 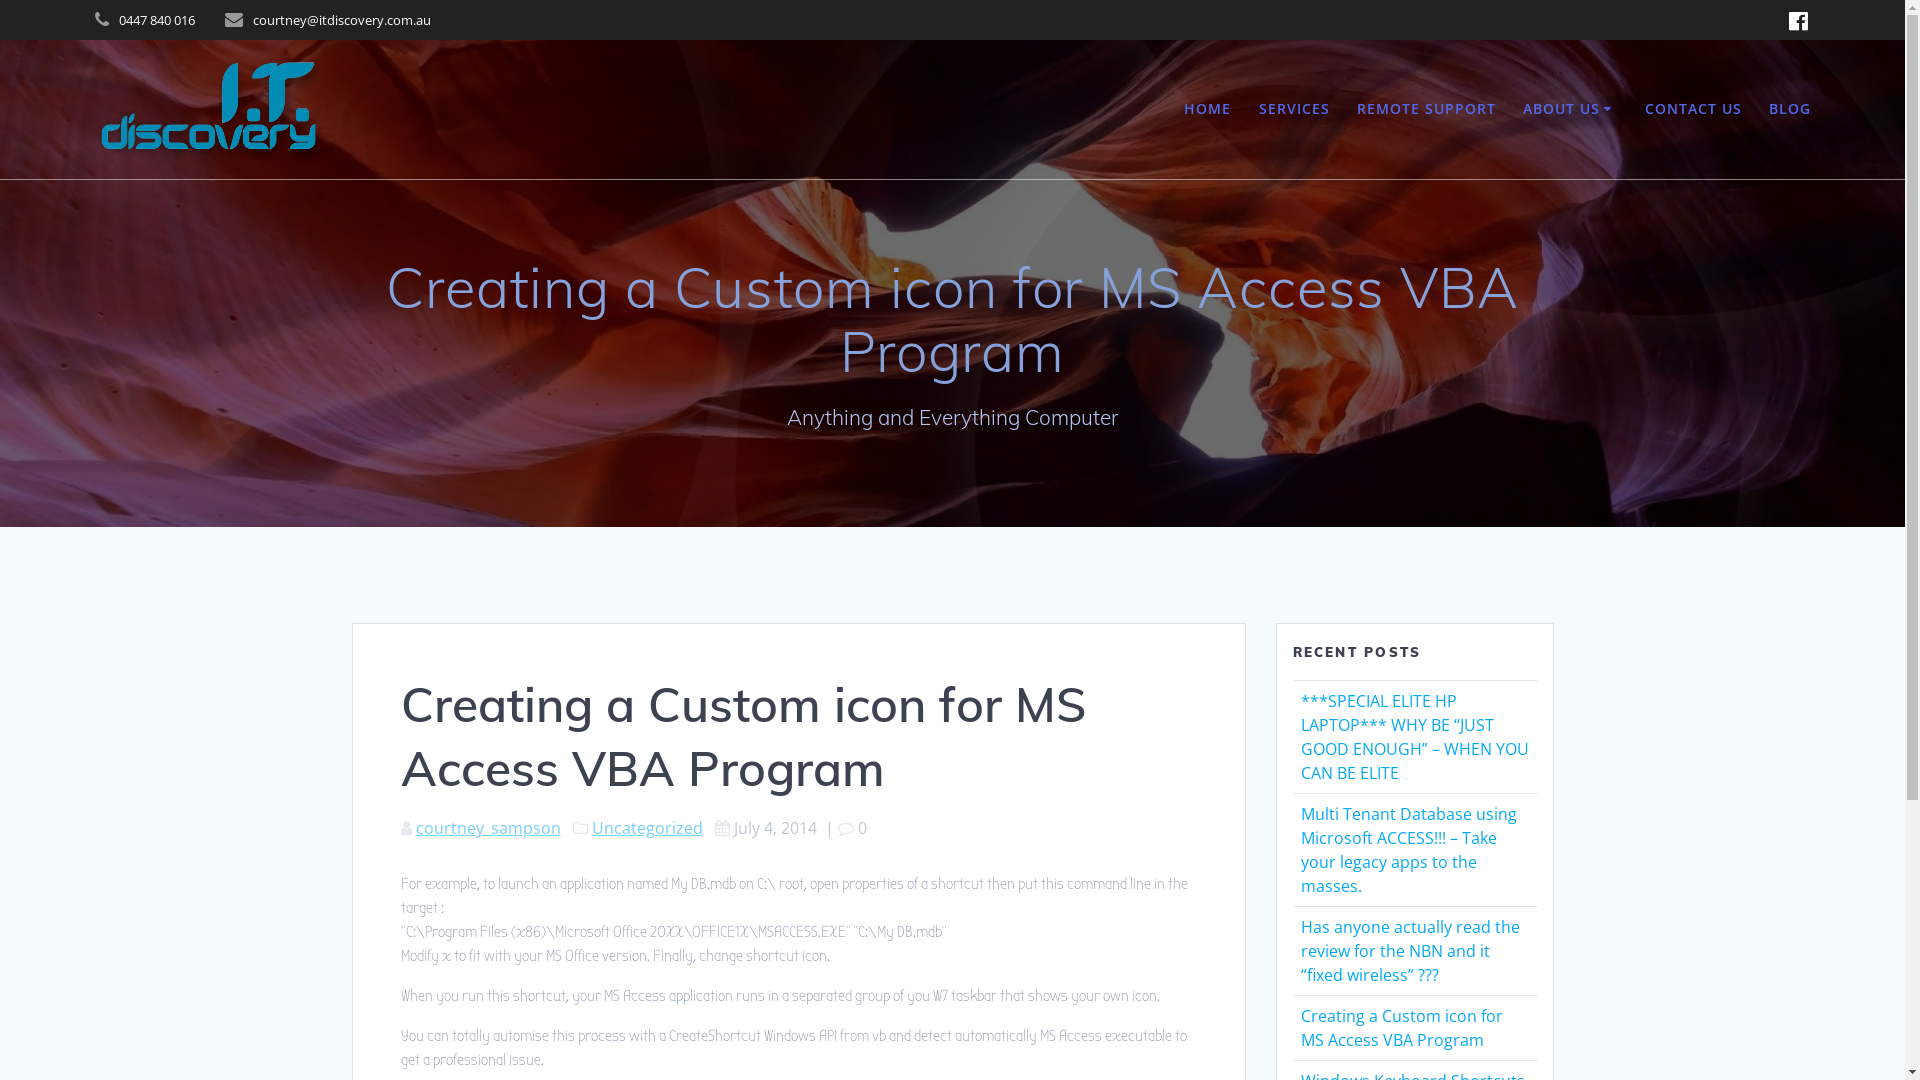 I want to click on 'Uncategorized', so click(x=647, y=828).